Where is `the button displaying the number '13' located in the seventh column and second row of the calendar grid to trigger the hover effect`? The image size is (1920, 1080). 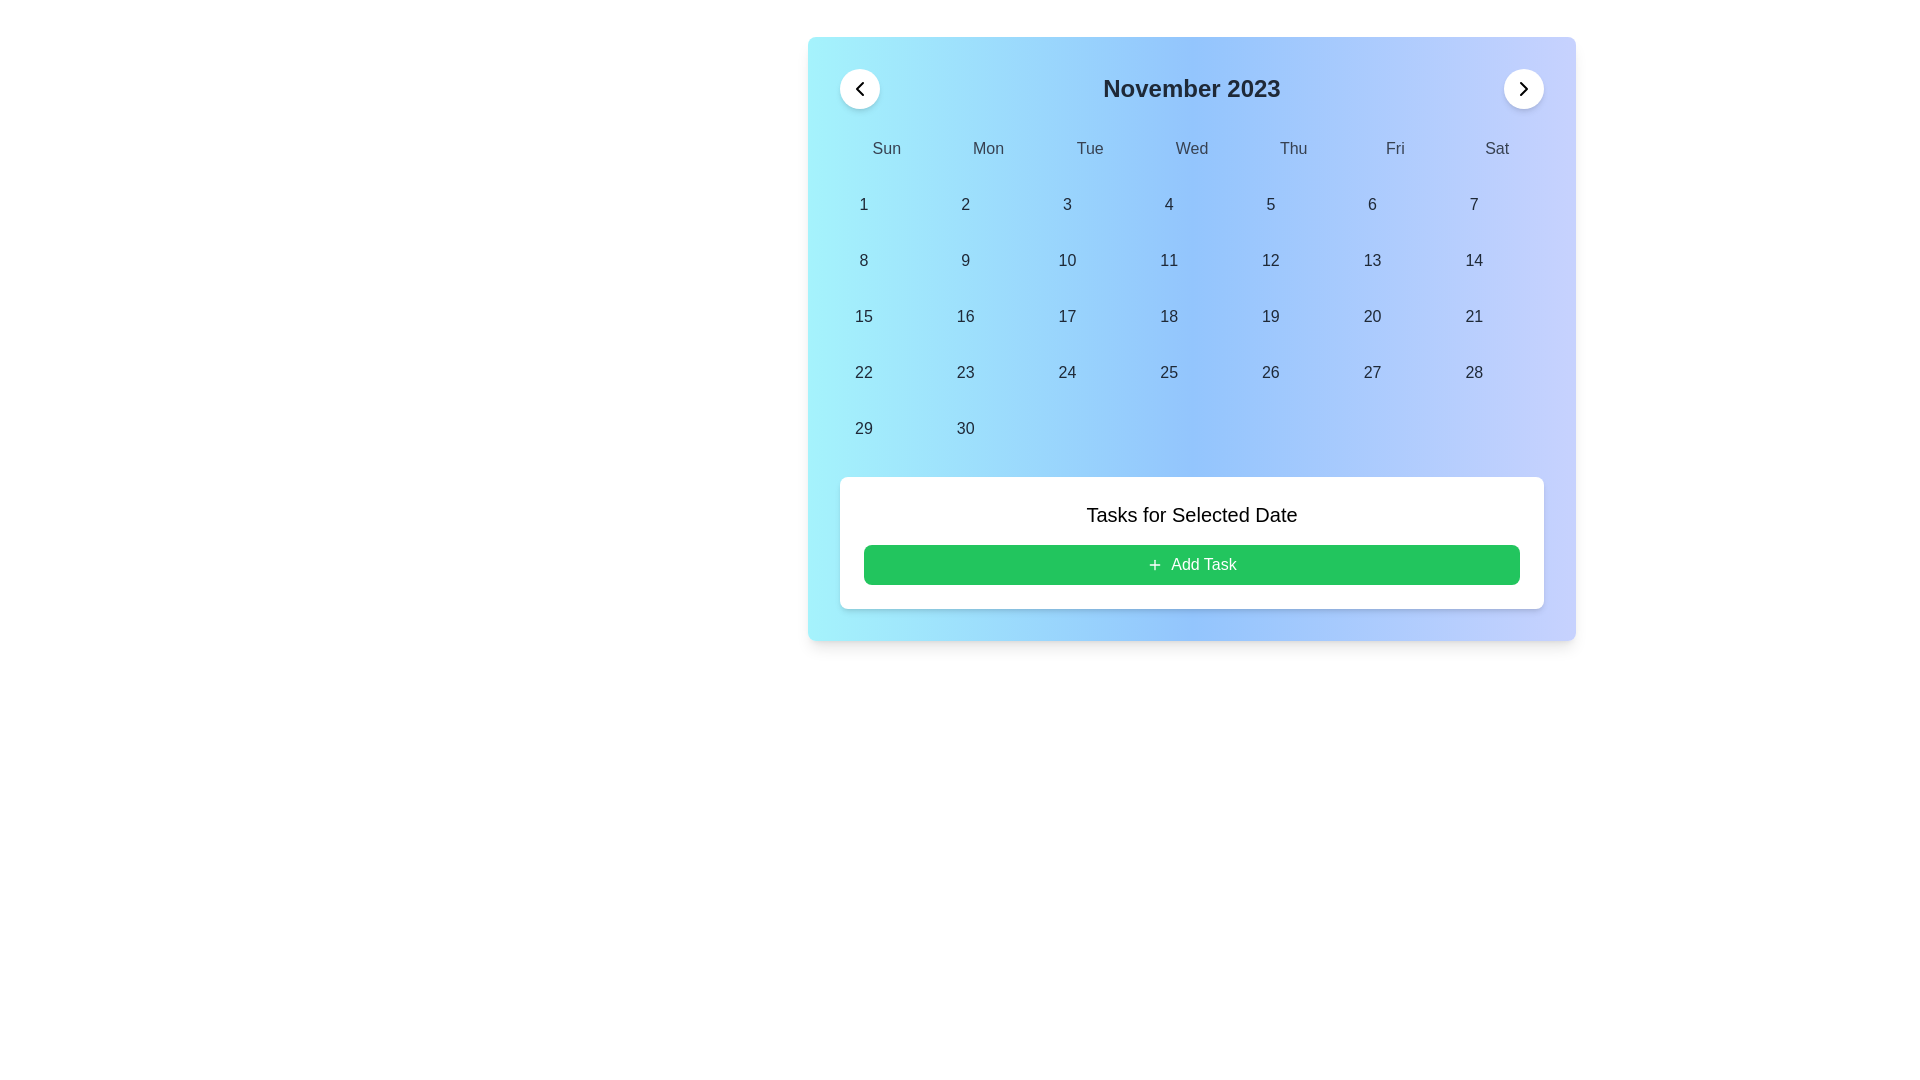 the button displaying the number '13' located in the seventh column and second row of the calendar grid to trigger the hover effect is located at coordinates (1371, 260).